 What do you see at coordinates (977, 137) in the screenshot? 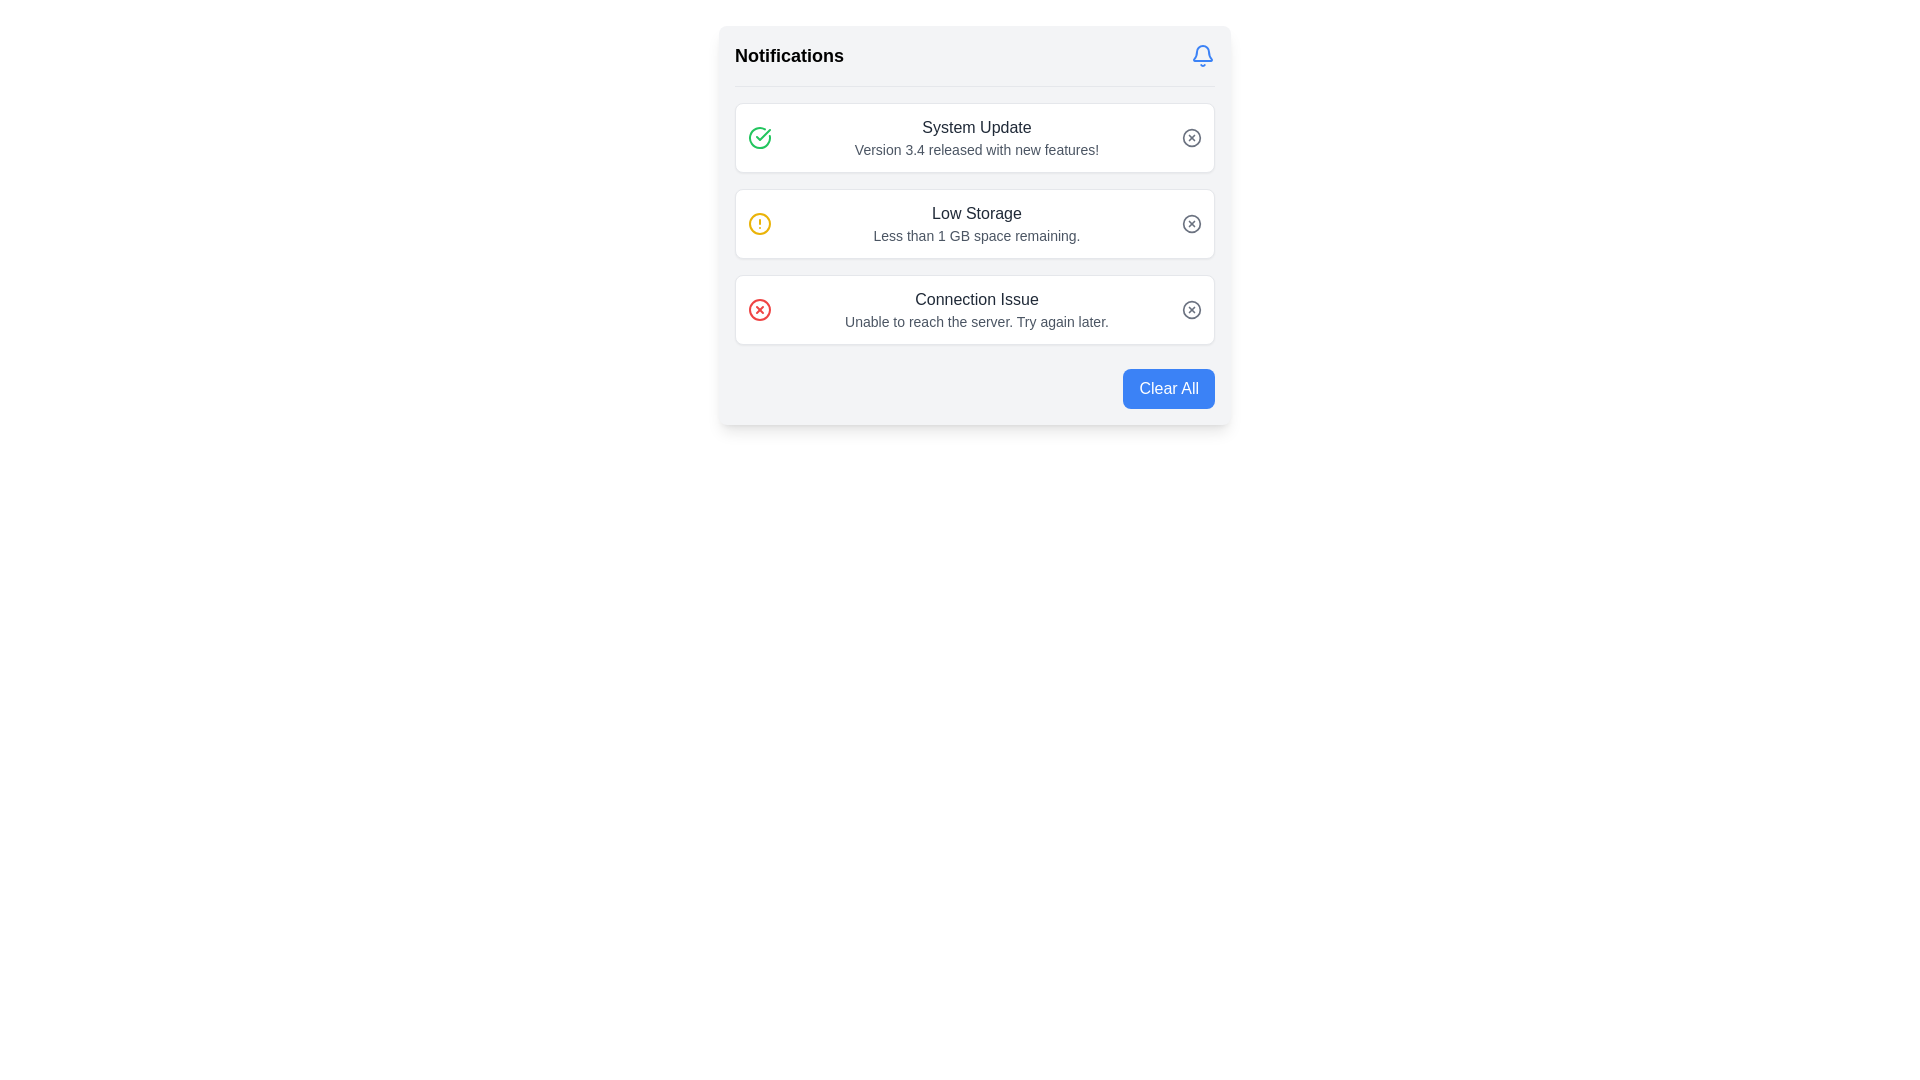
I see `the notification item title and description informing users about a system update, located in the middle area of the first notification card` at bounding box center [977, 137].